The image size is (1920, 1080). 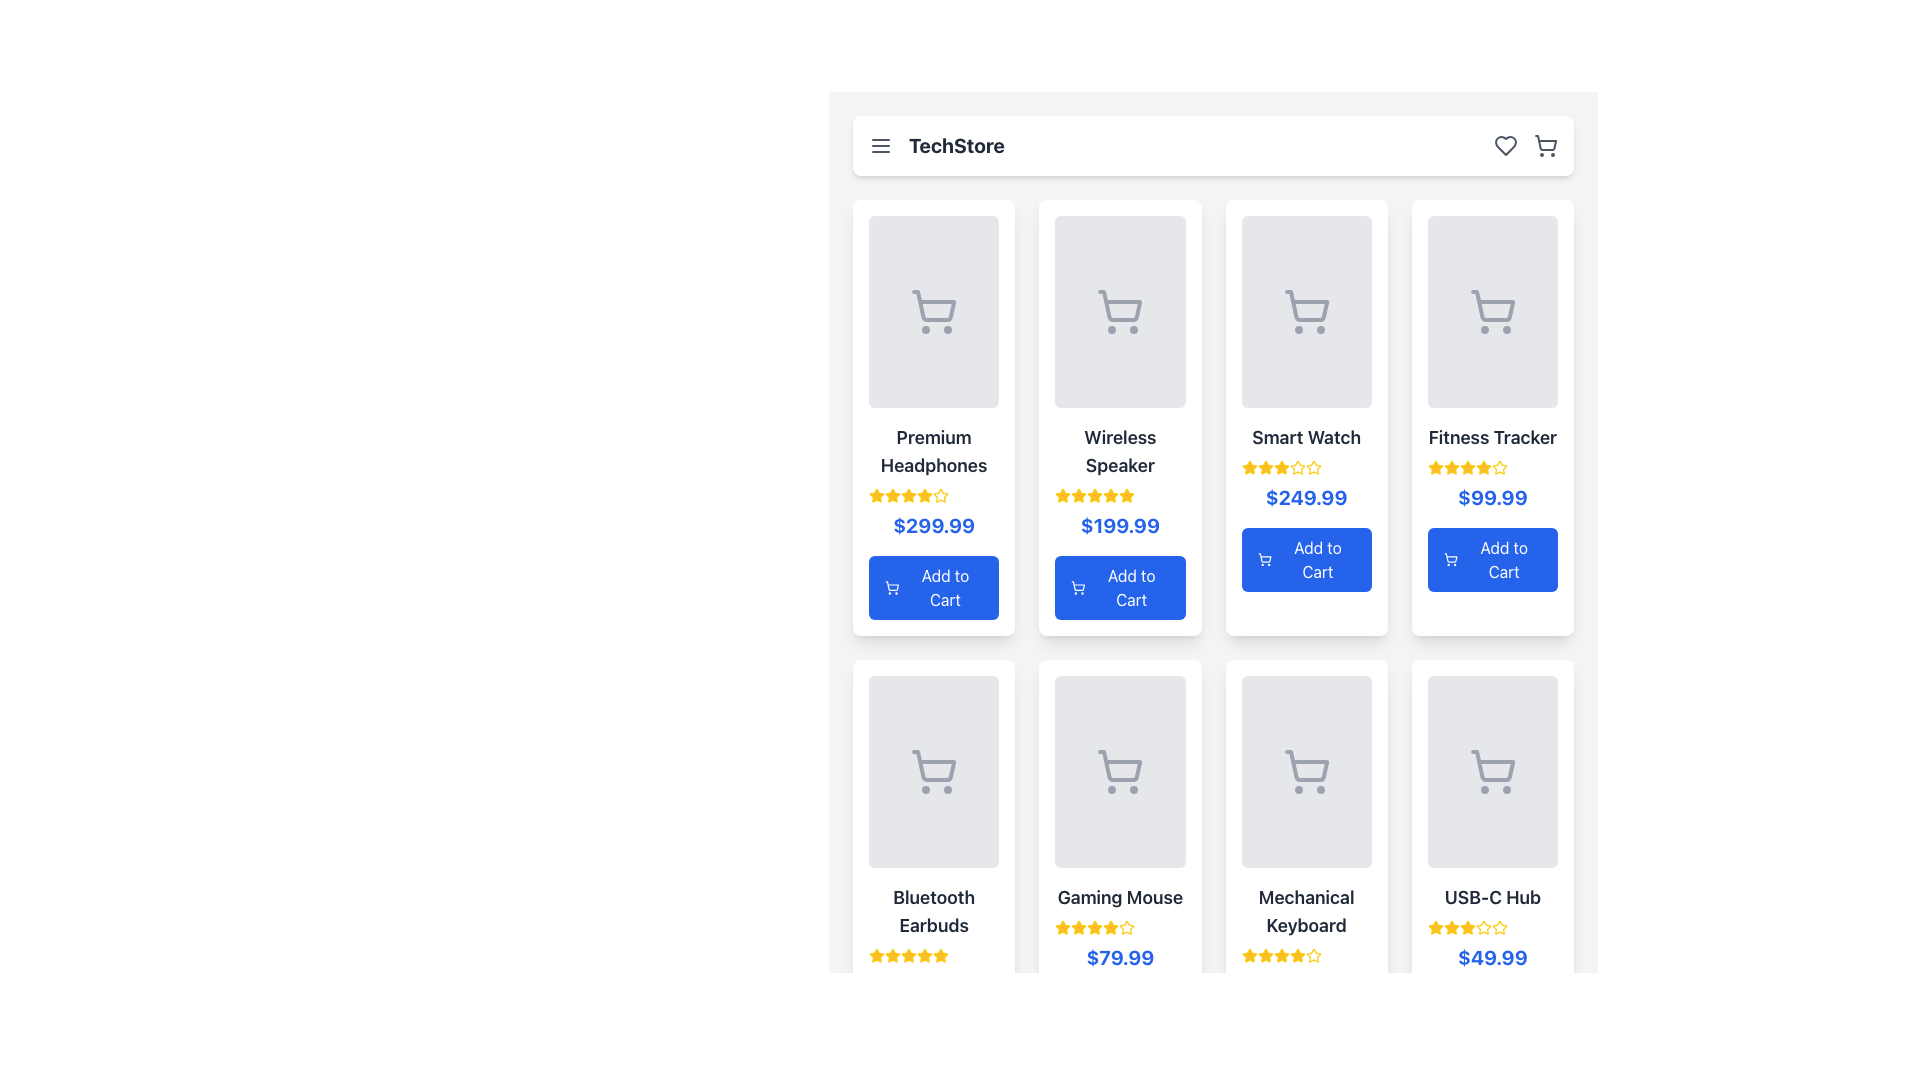 I want to click on the product name or image of the fourth product display card in the first row of the grid, so click(x=1492, y=416).